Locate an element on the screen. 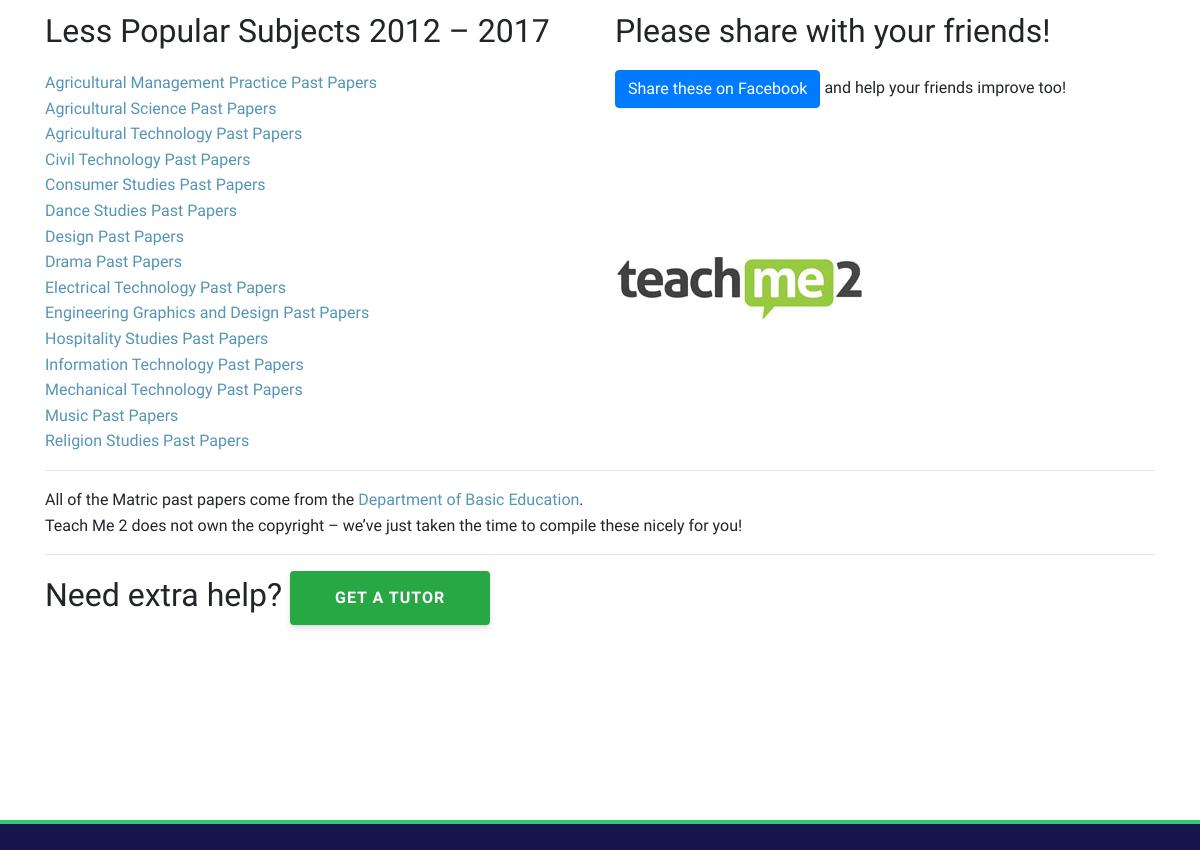 The height and width of the screenshot is (850, 1200). 'Get A Tutor' is located at coordinates (390, 596).